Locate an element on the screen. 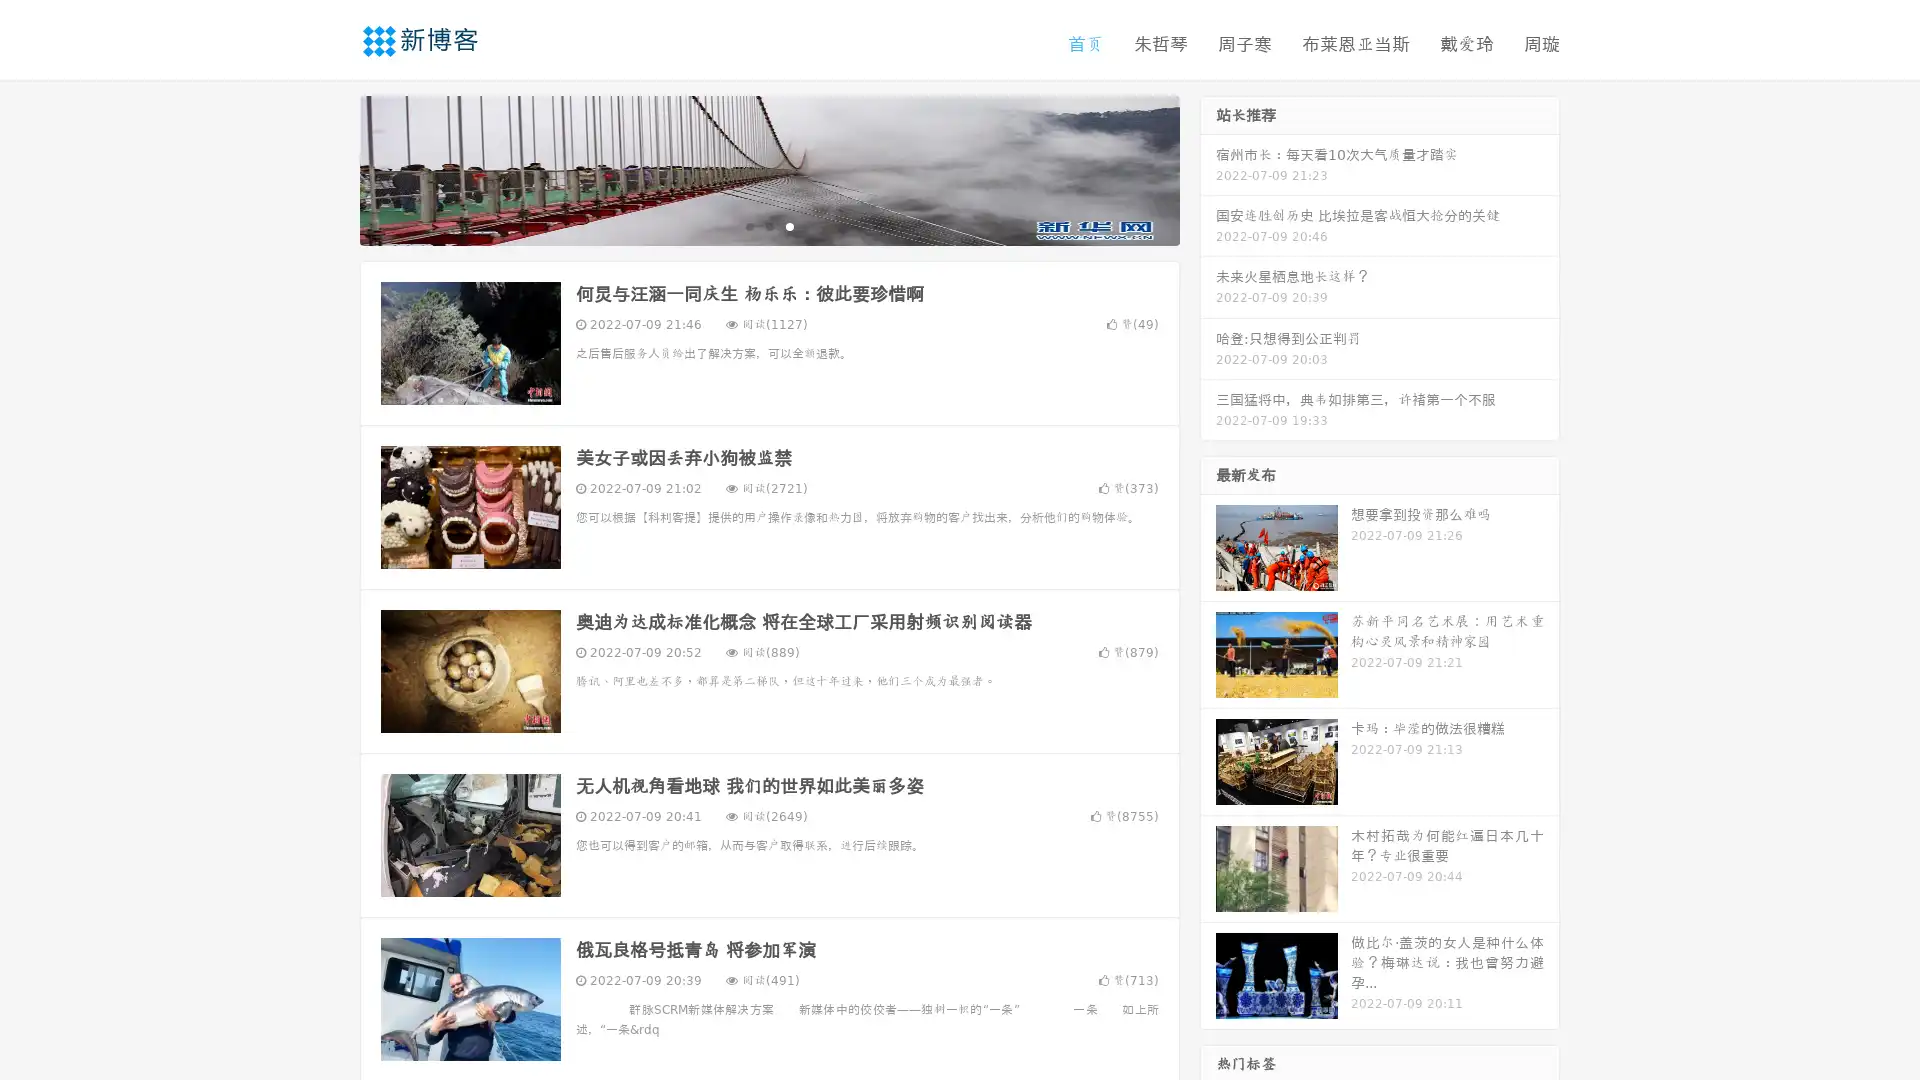  Go to slide 1 is located at coordinates (748, 225).